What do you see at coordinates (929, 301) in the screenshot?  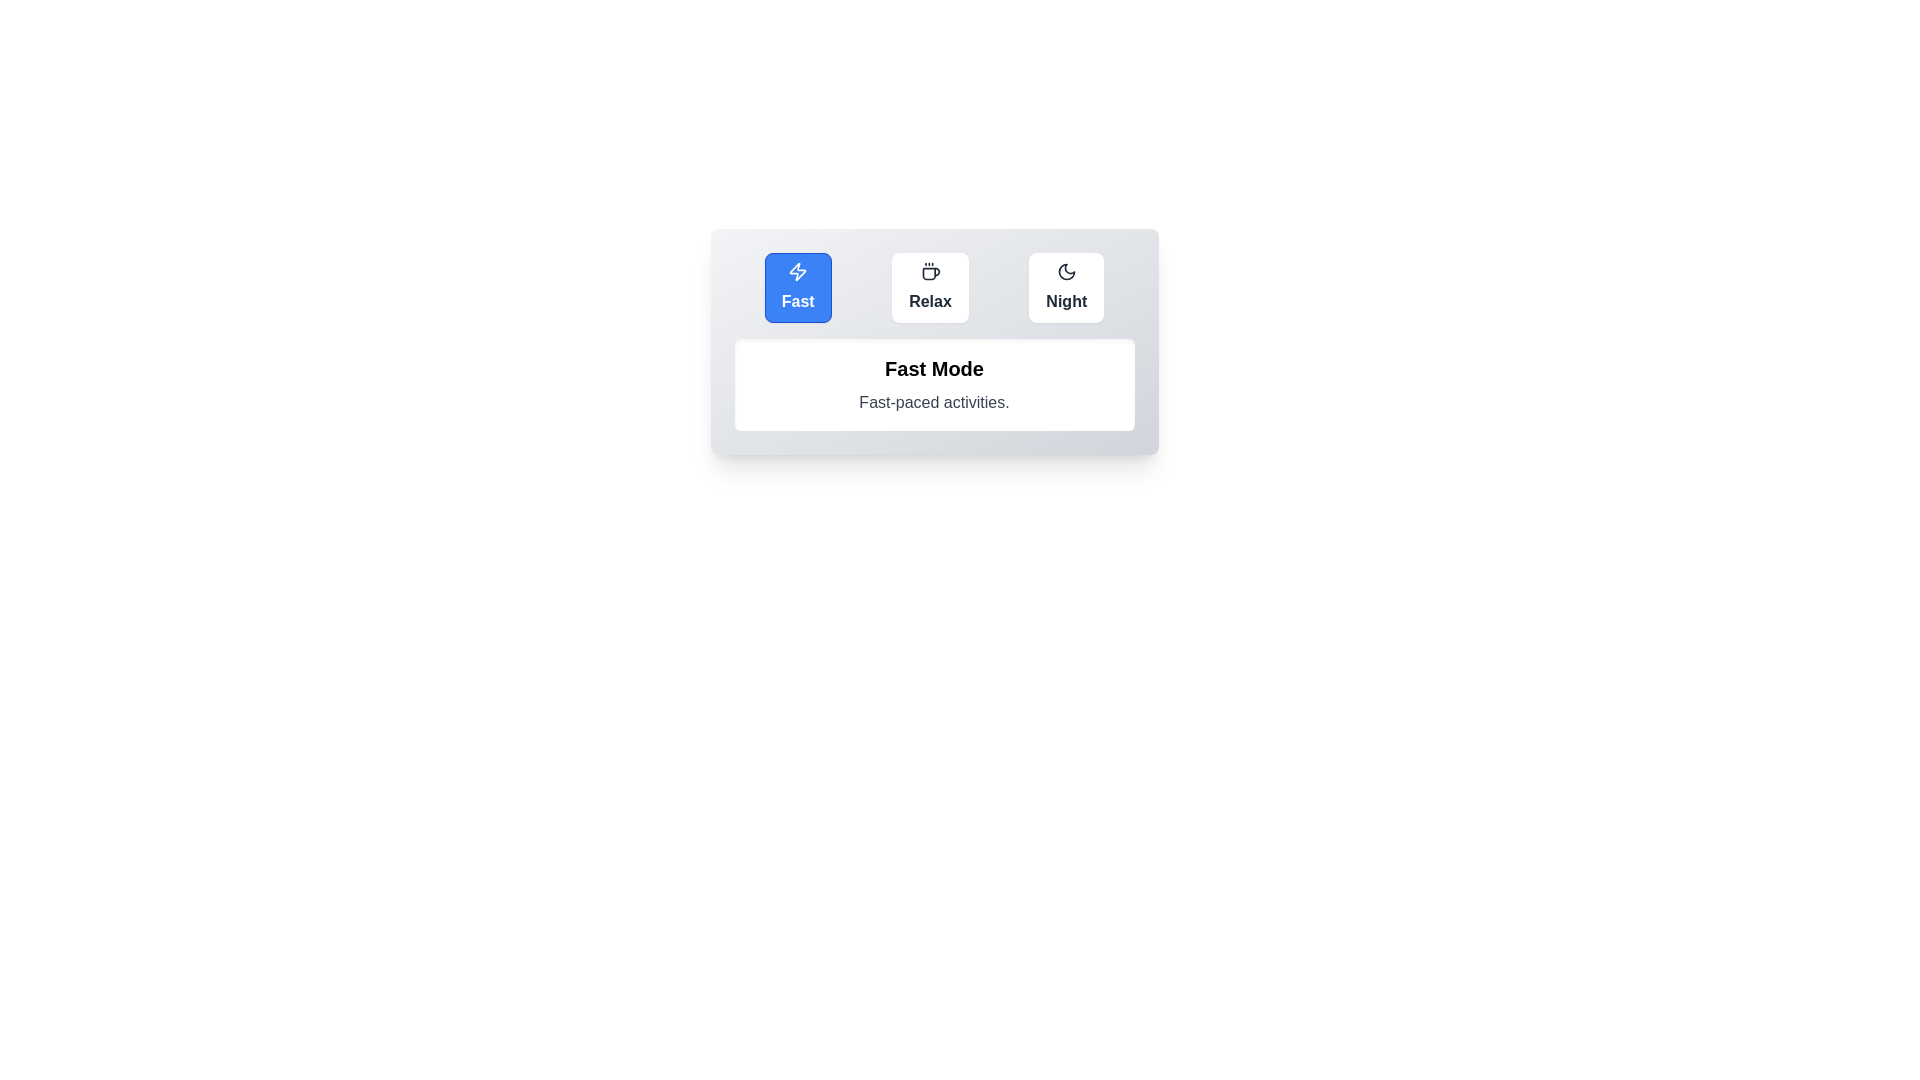 I see `'Relax' mode label, which is located inside the second selectable option box, centered below the coffee cup icon, and positioned between the 'Fast' and 'Night' options` at bounding box center [929, 301].